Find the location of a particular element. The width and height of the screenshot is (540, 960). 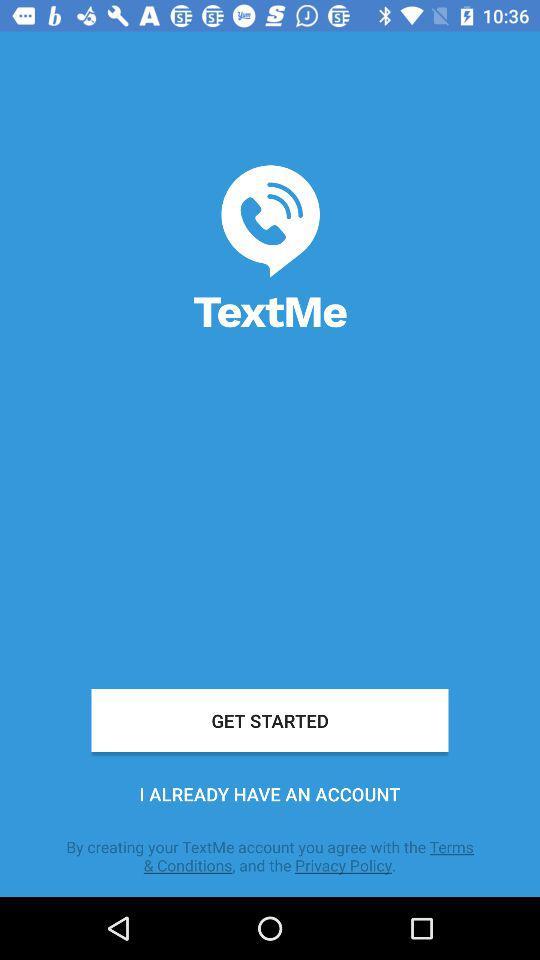

the icon above i already have is located at coordinates (270, 720).